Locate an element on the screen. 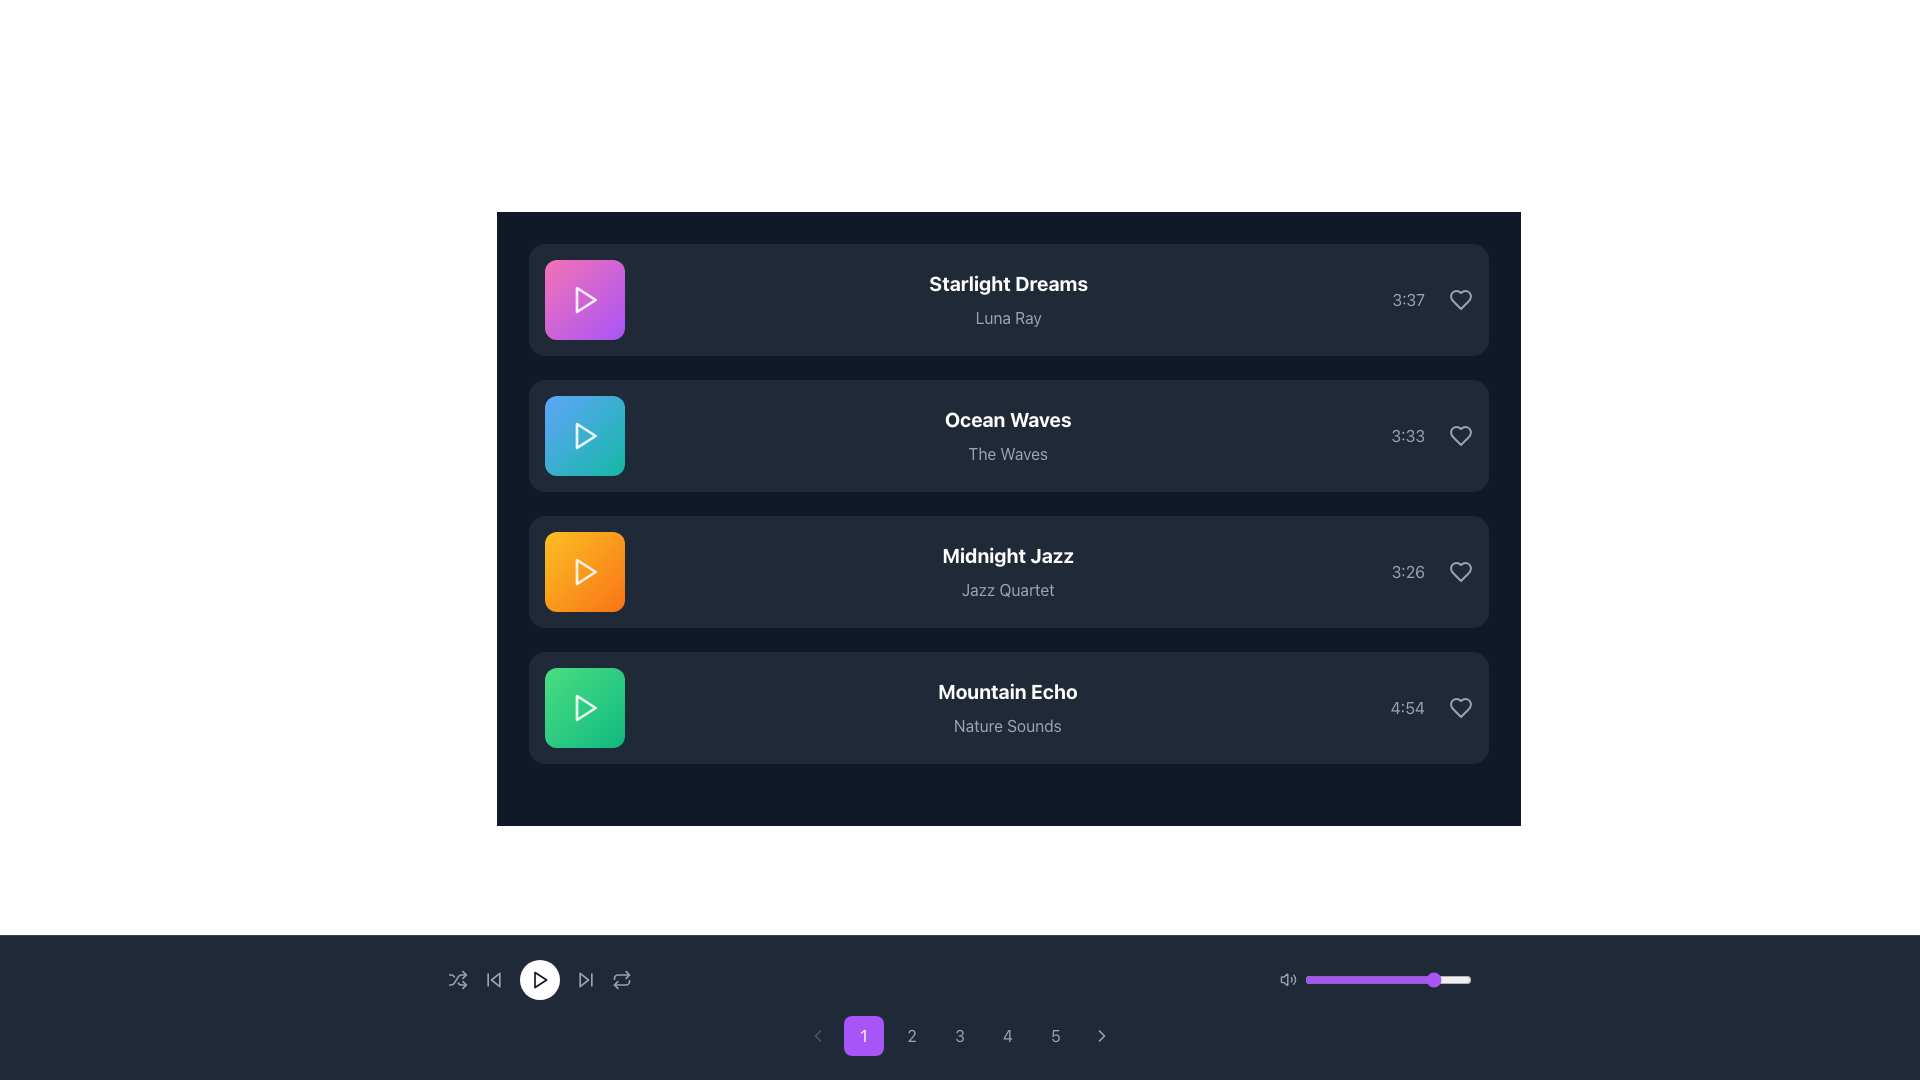  the static text display showing '3:33', which is positioned to the right of the list item titled 'Ocean Waves' is located at coordinates (1407, 434).